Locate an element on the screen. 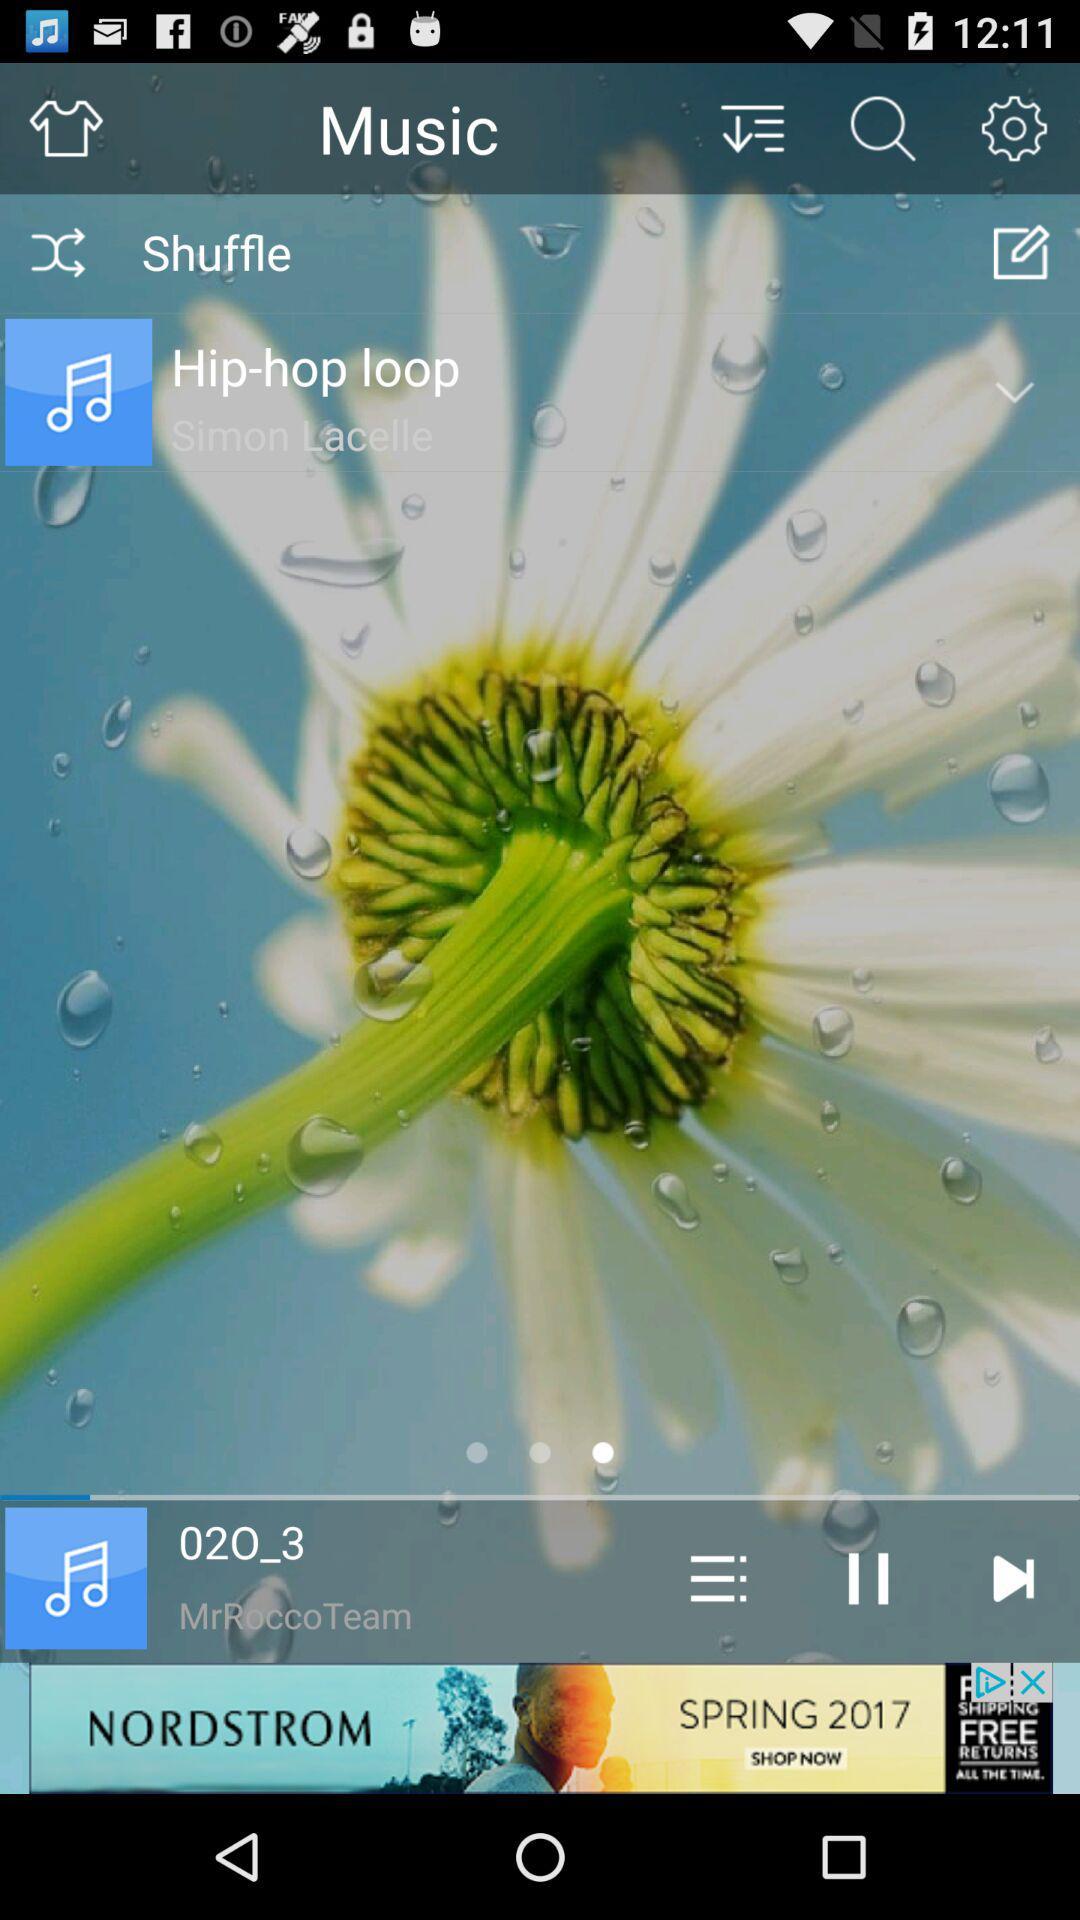 The height and width of the screenshot is (1920, 1080). the pause icon is located at coordinates (867, 1688).